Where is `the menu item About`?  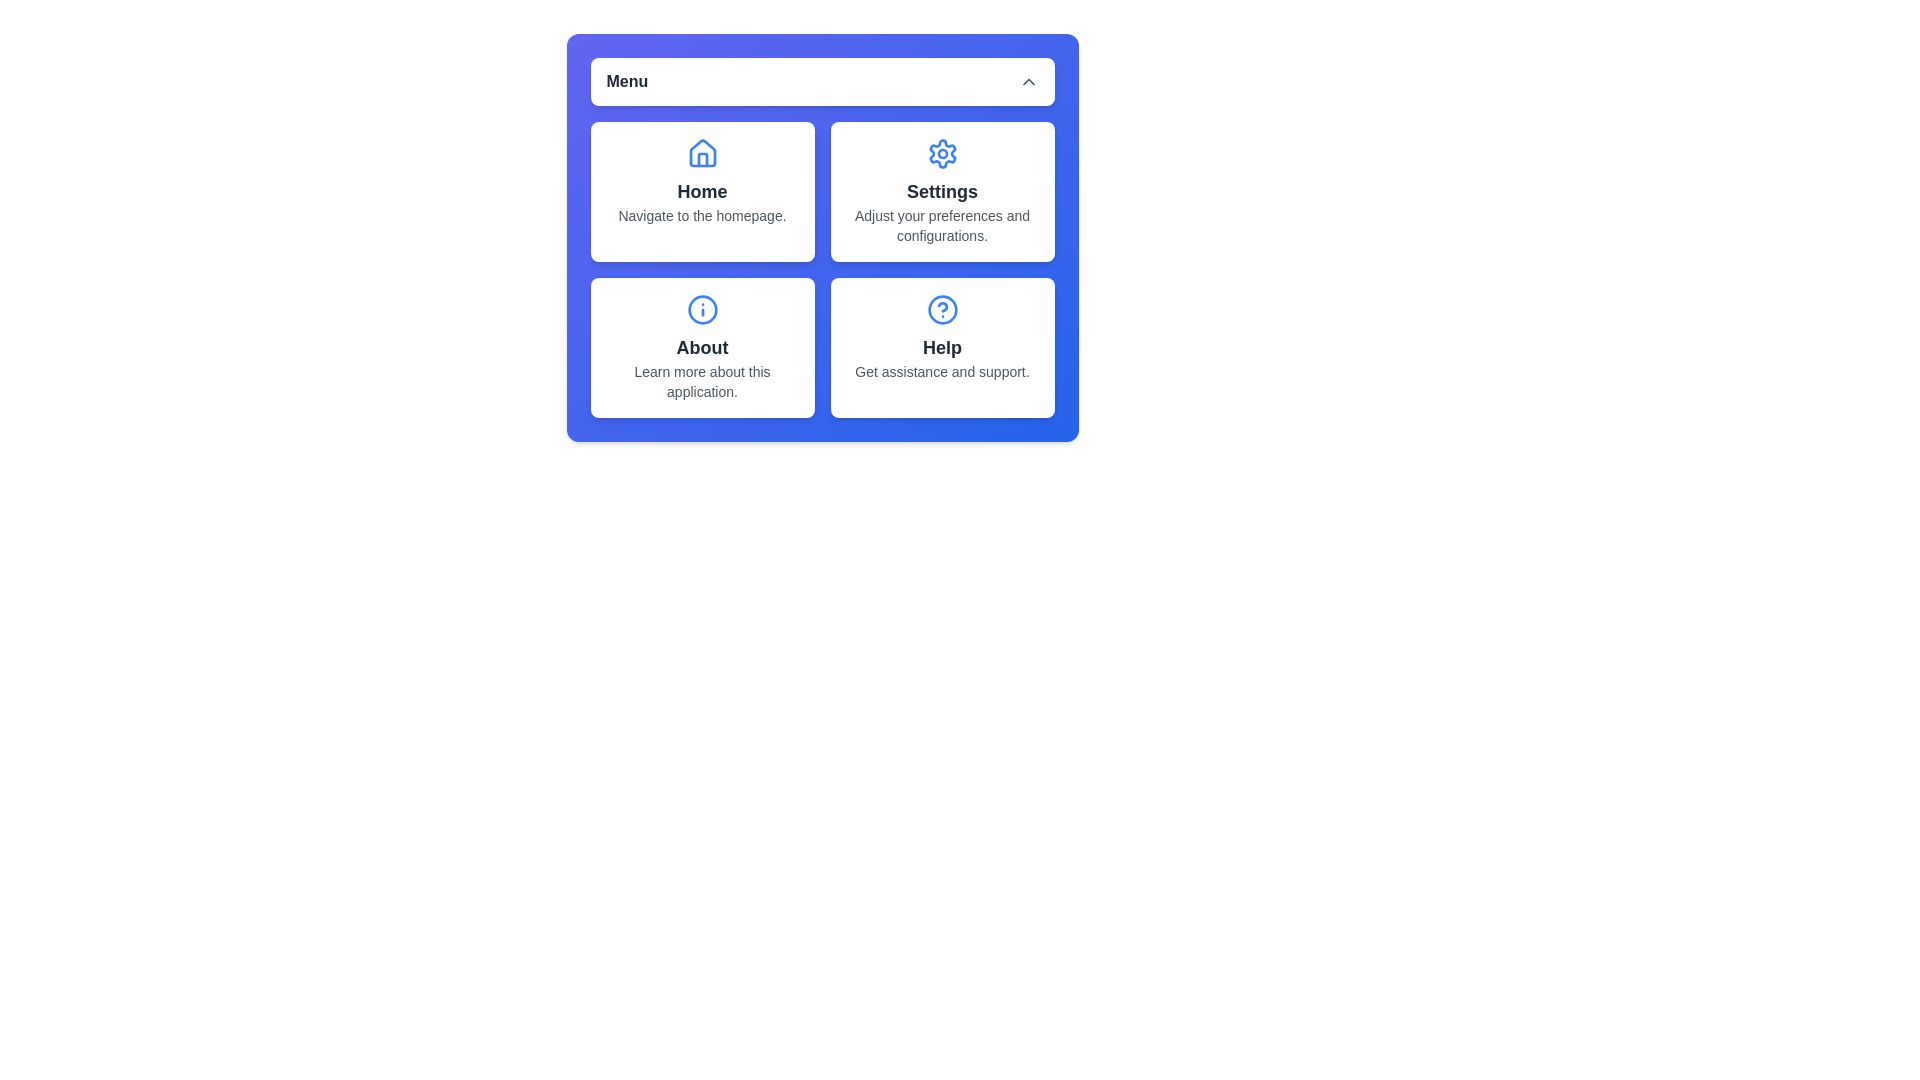 the menu item About is located at coordinates (702, 346).